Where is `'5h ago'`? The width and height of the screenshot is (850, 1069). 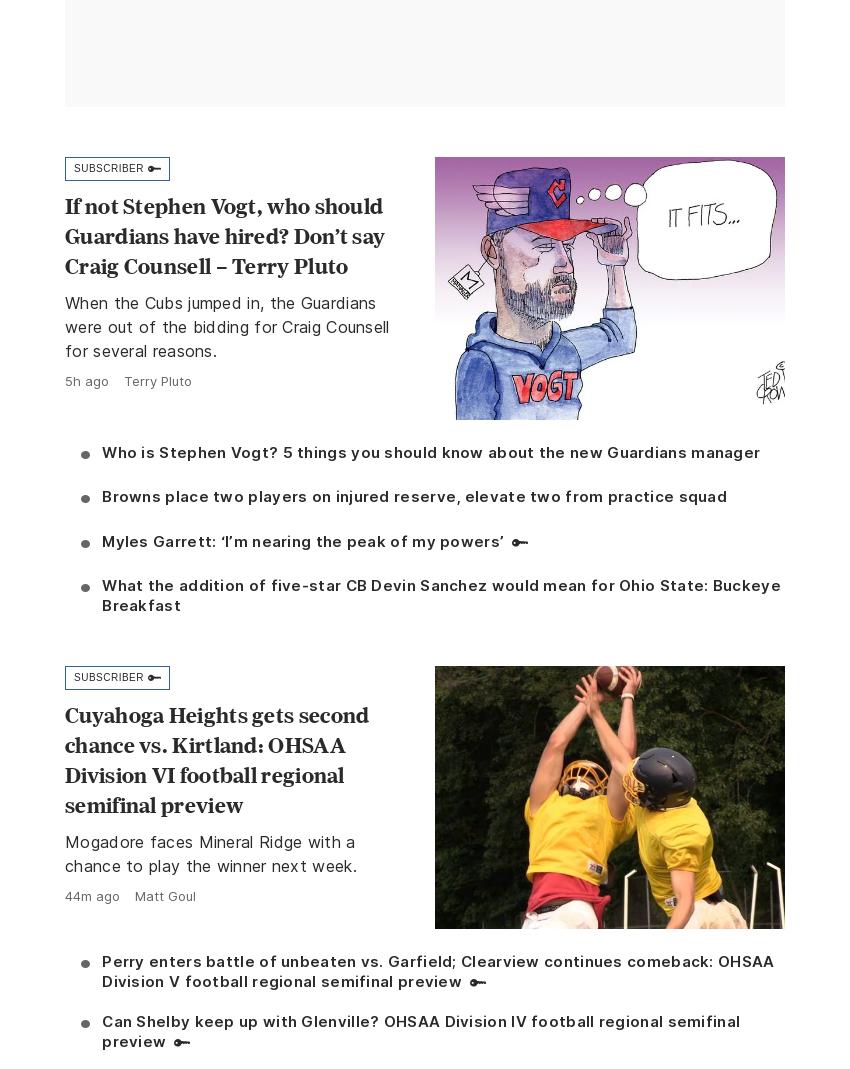
'5h ago' is located at coordinates (86, 380).